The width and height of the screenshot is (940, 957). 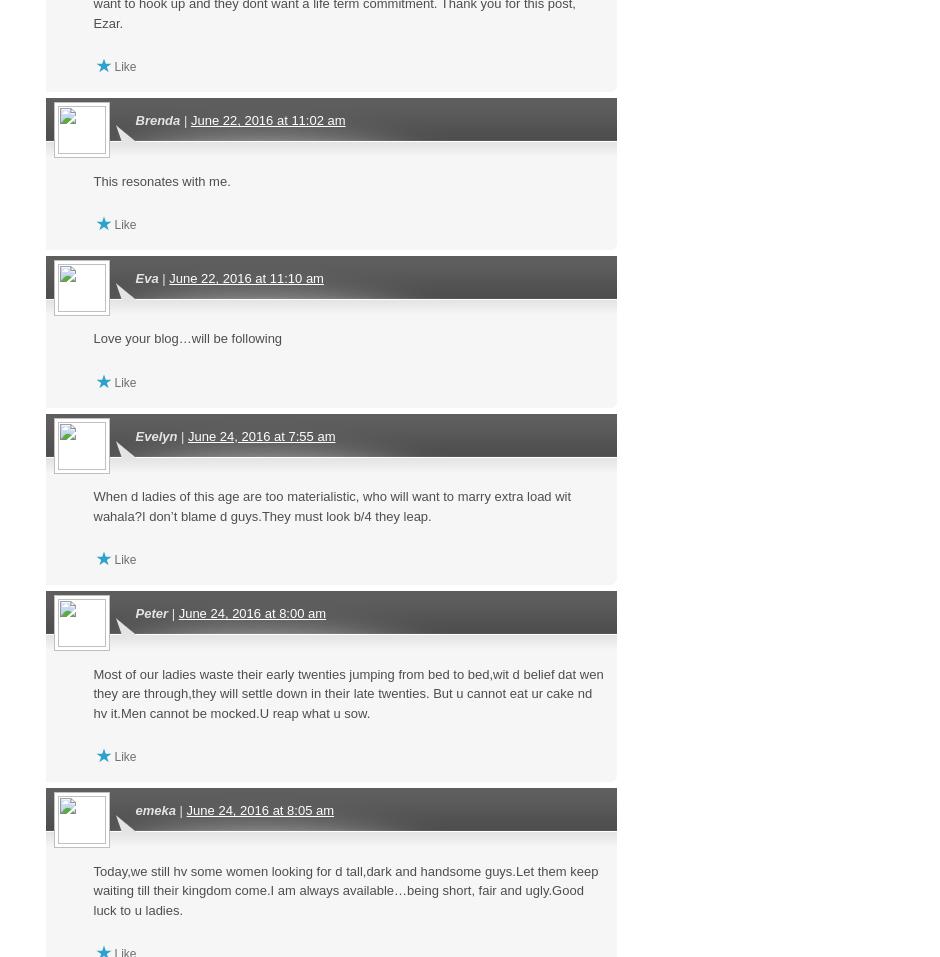 I want to click on 'This resonates with me.', so click(x=92, y=180).